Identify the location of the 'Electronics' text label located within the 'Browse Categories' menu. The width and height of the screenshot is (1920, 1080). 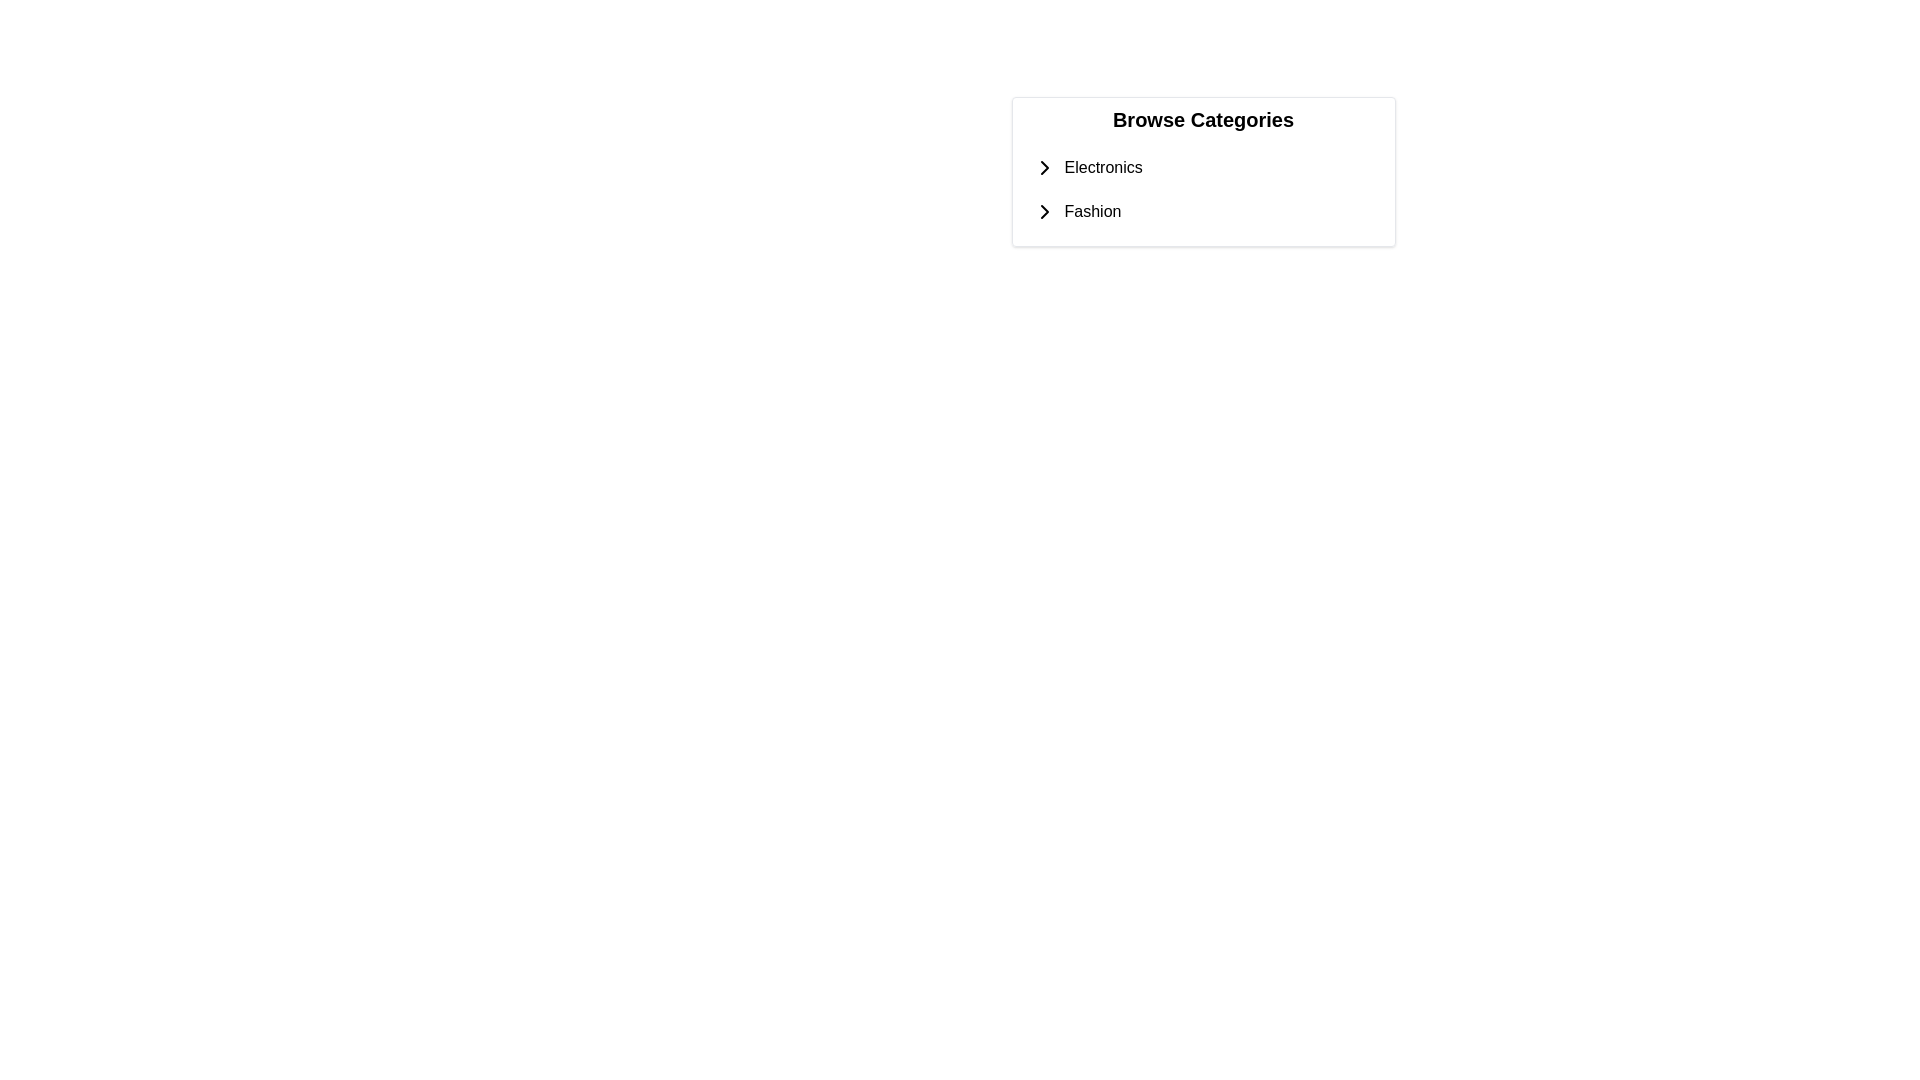
(1102, 167).